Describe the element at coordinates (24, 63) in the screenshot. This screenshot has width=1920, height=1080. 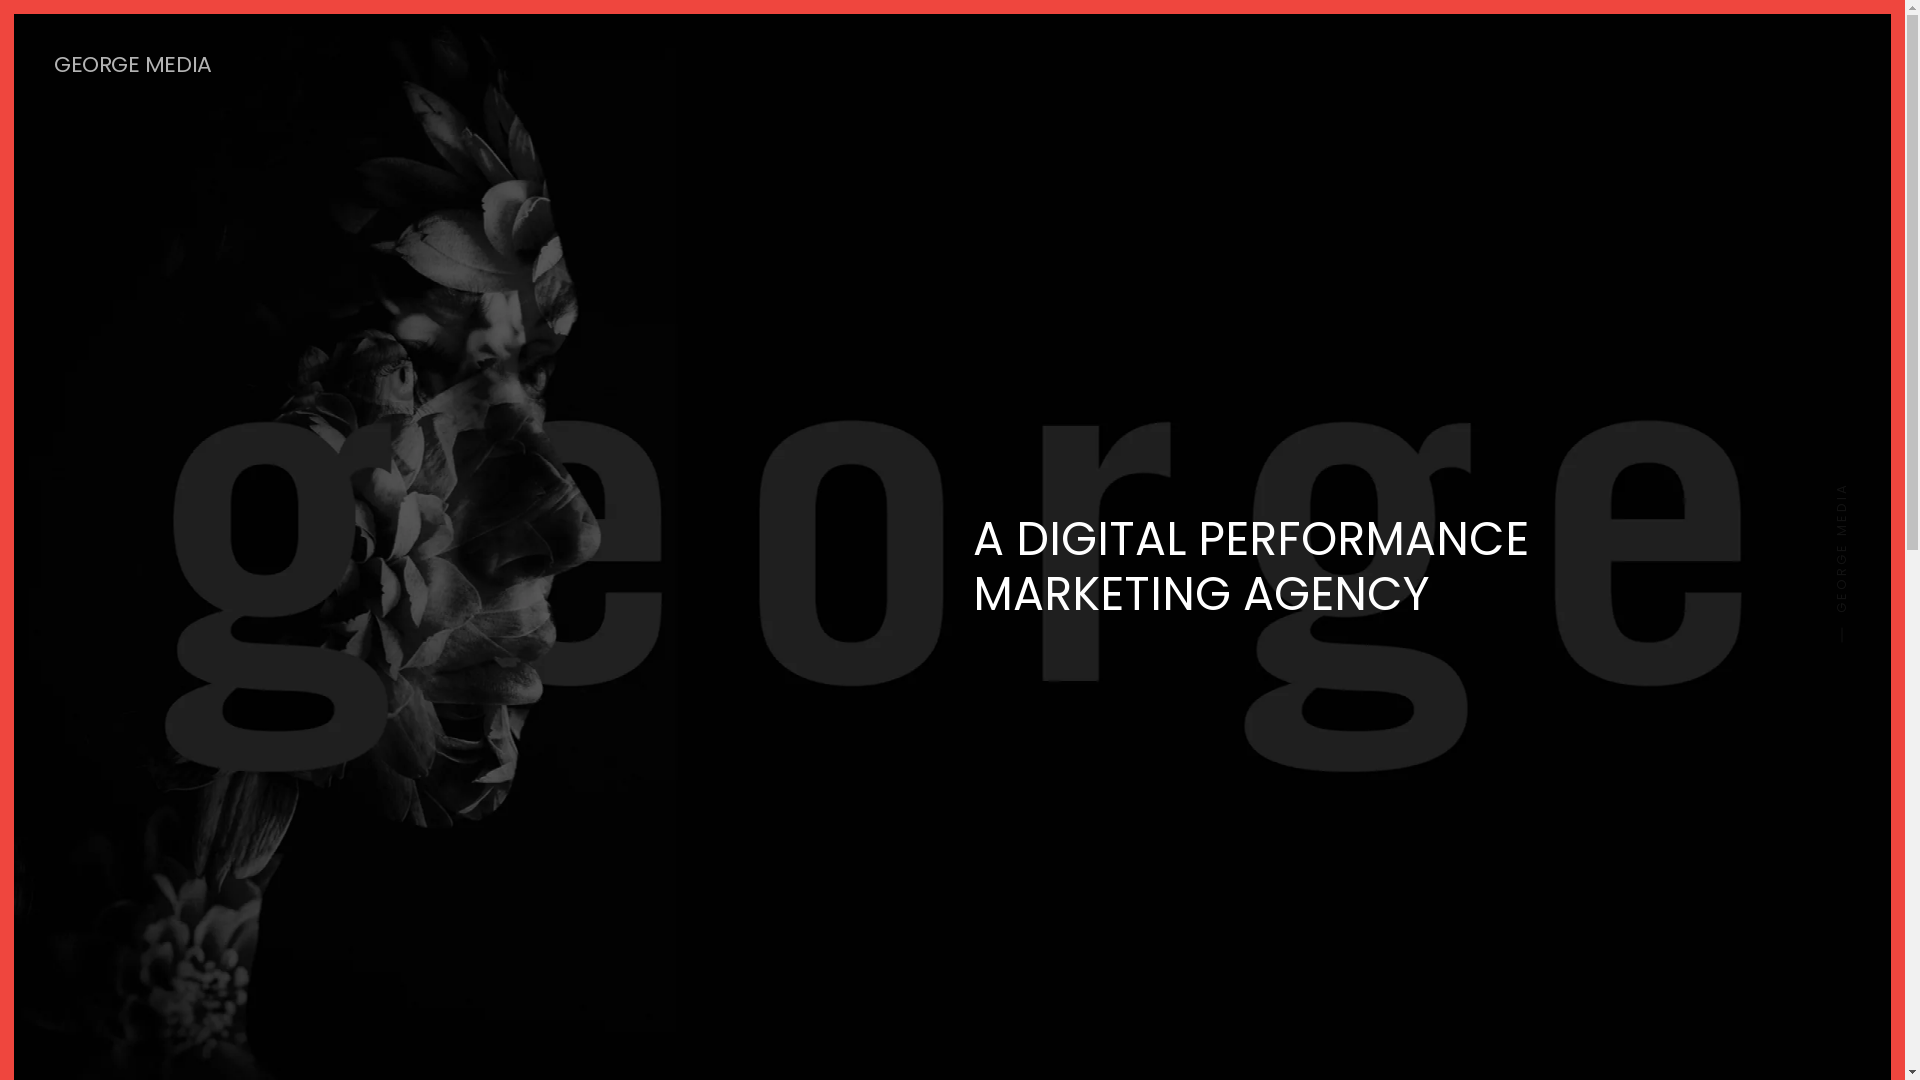
I see `'GEORGE MEDIA'` at that location.